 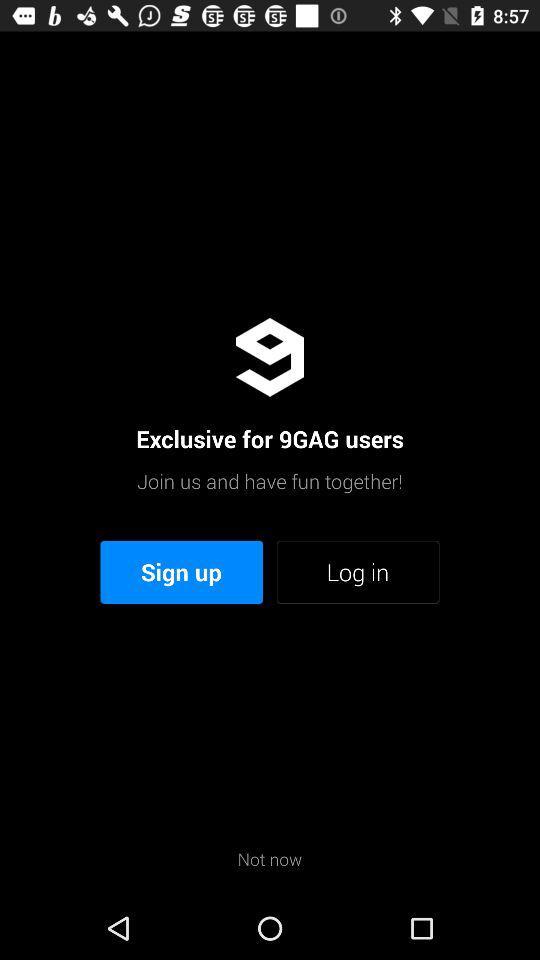 What do you see at coordinates (357, 572) in the screenshot?
I see `icon below join us and item` at bounding box center [357, 572].